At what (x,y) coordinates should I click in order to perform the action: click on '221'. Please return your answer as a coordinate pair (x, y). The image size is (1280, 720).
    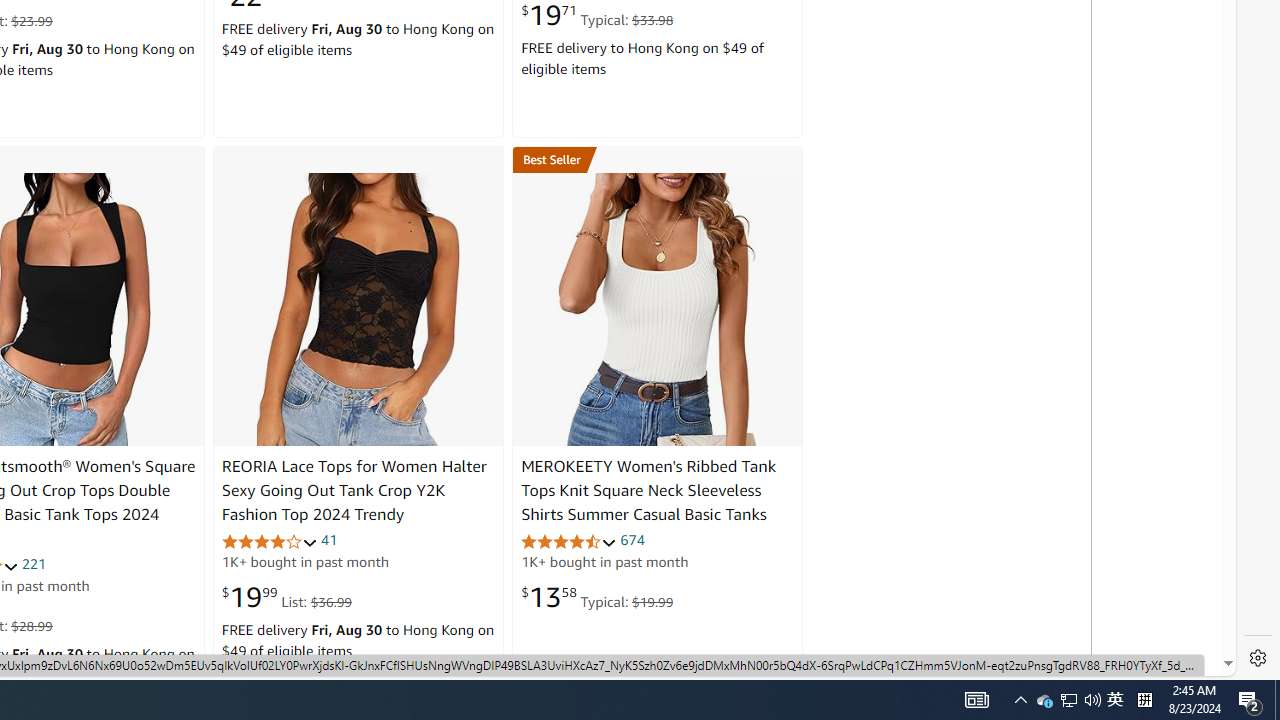
    Looking at the image, I should click on (33, 563).